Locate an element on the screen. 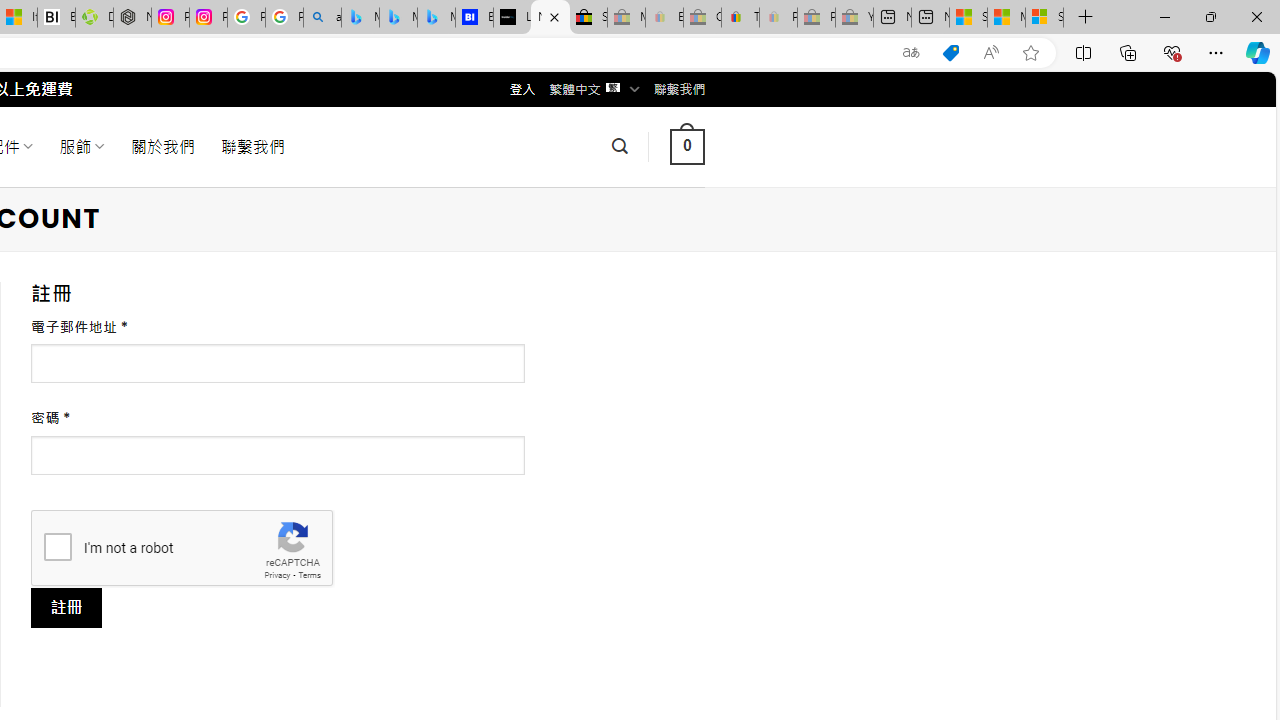 This screenshot has height=720, width=1280. 'Microsoft Bing Travel - Shangri-La Hotel Bangkok' is located at coordinates (435, 17).